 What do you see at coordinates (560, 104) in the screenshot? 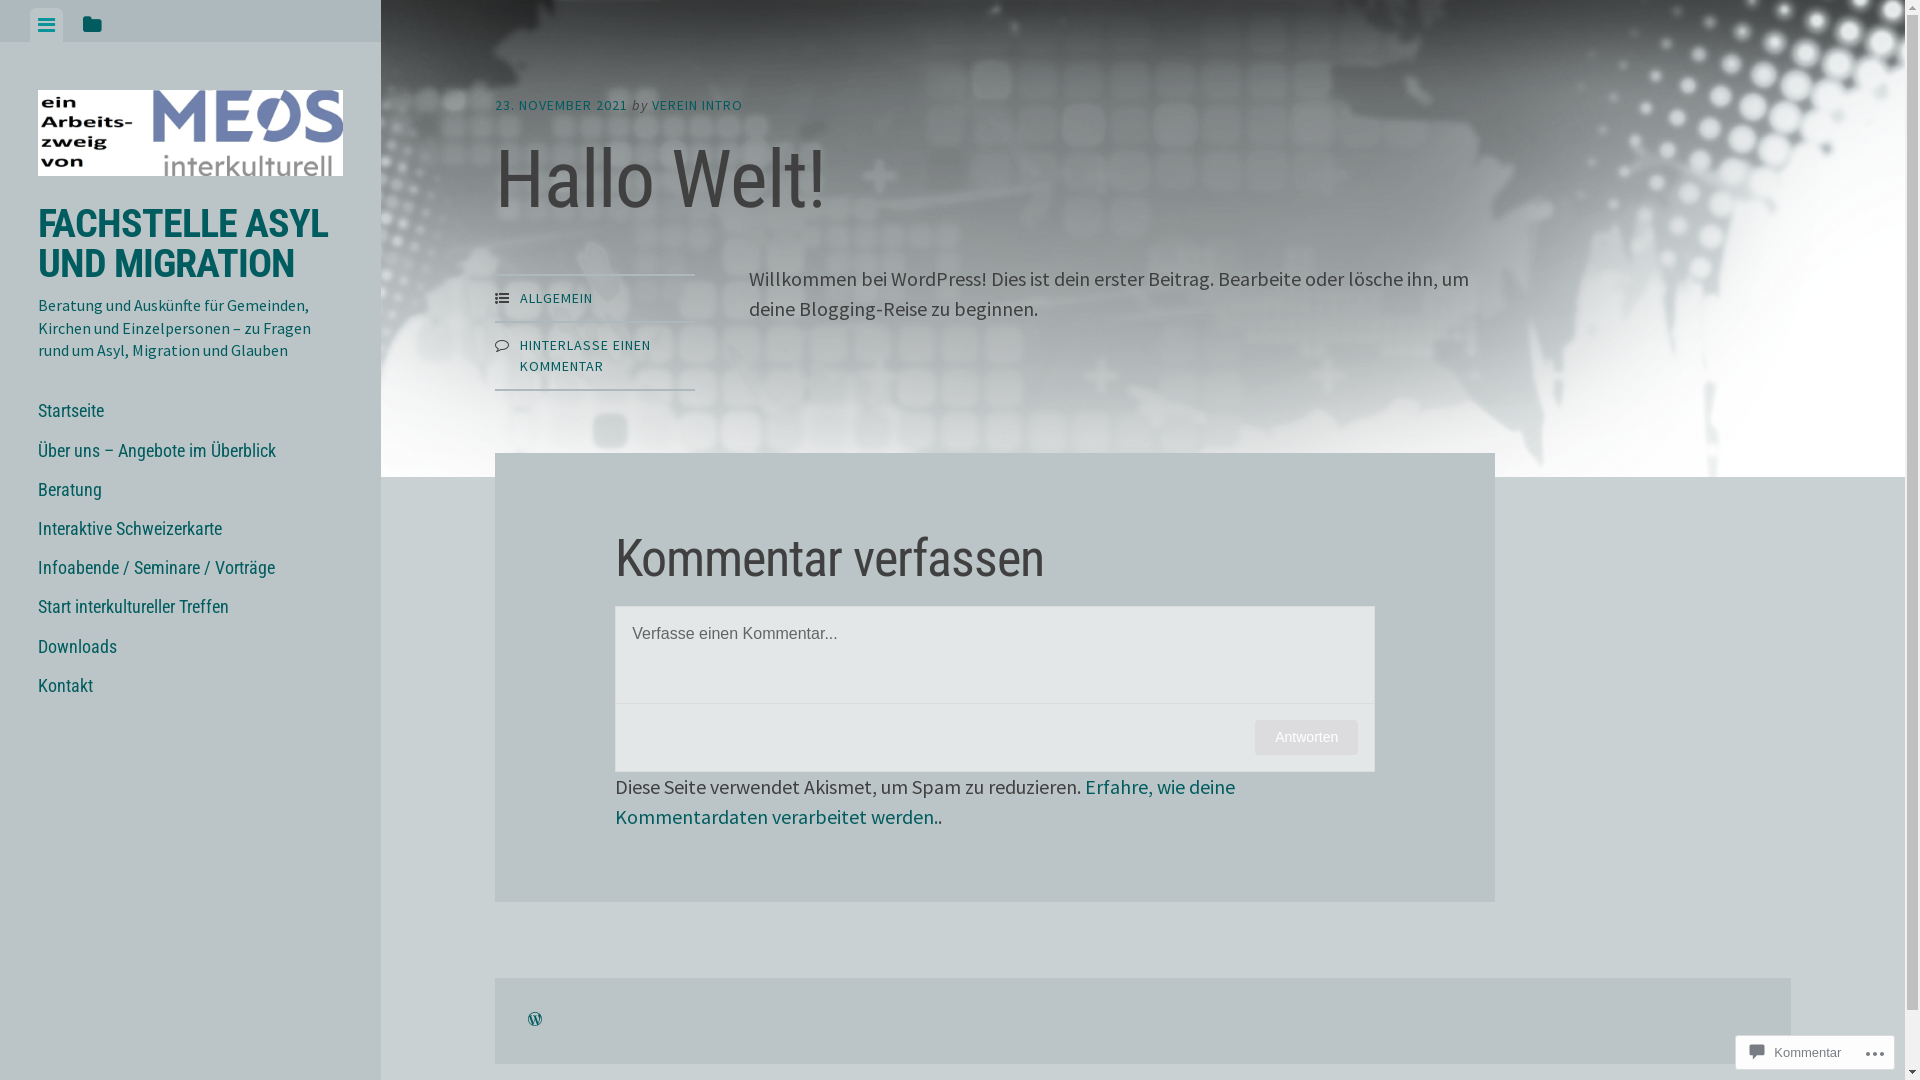
I see `'23. NOVEMBER 2021'` at bounding box center [560, 104].